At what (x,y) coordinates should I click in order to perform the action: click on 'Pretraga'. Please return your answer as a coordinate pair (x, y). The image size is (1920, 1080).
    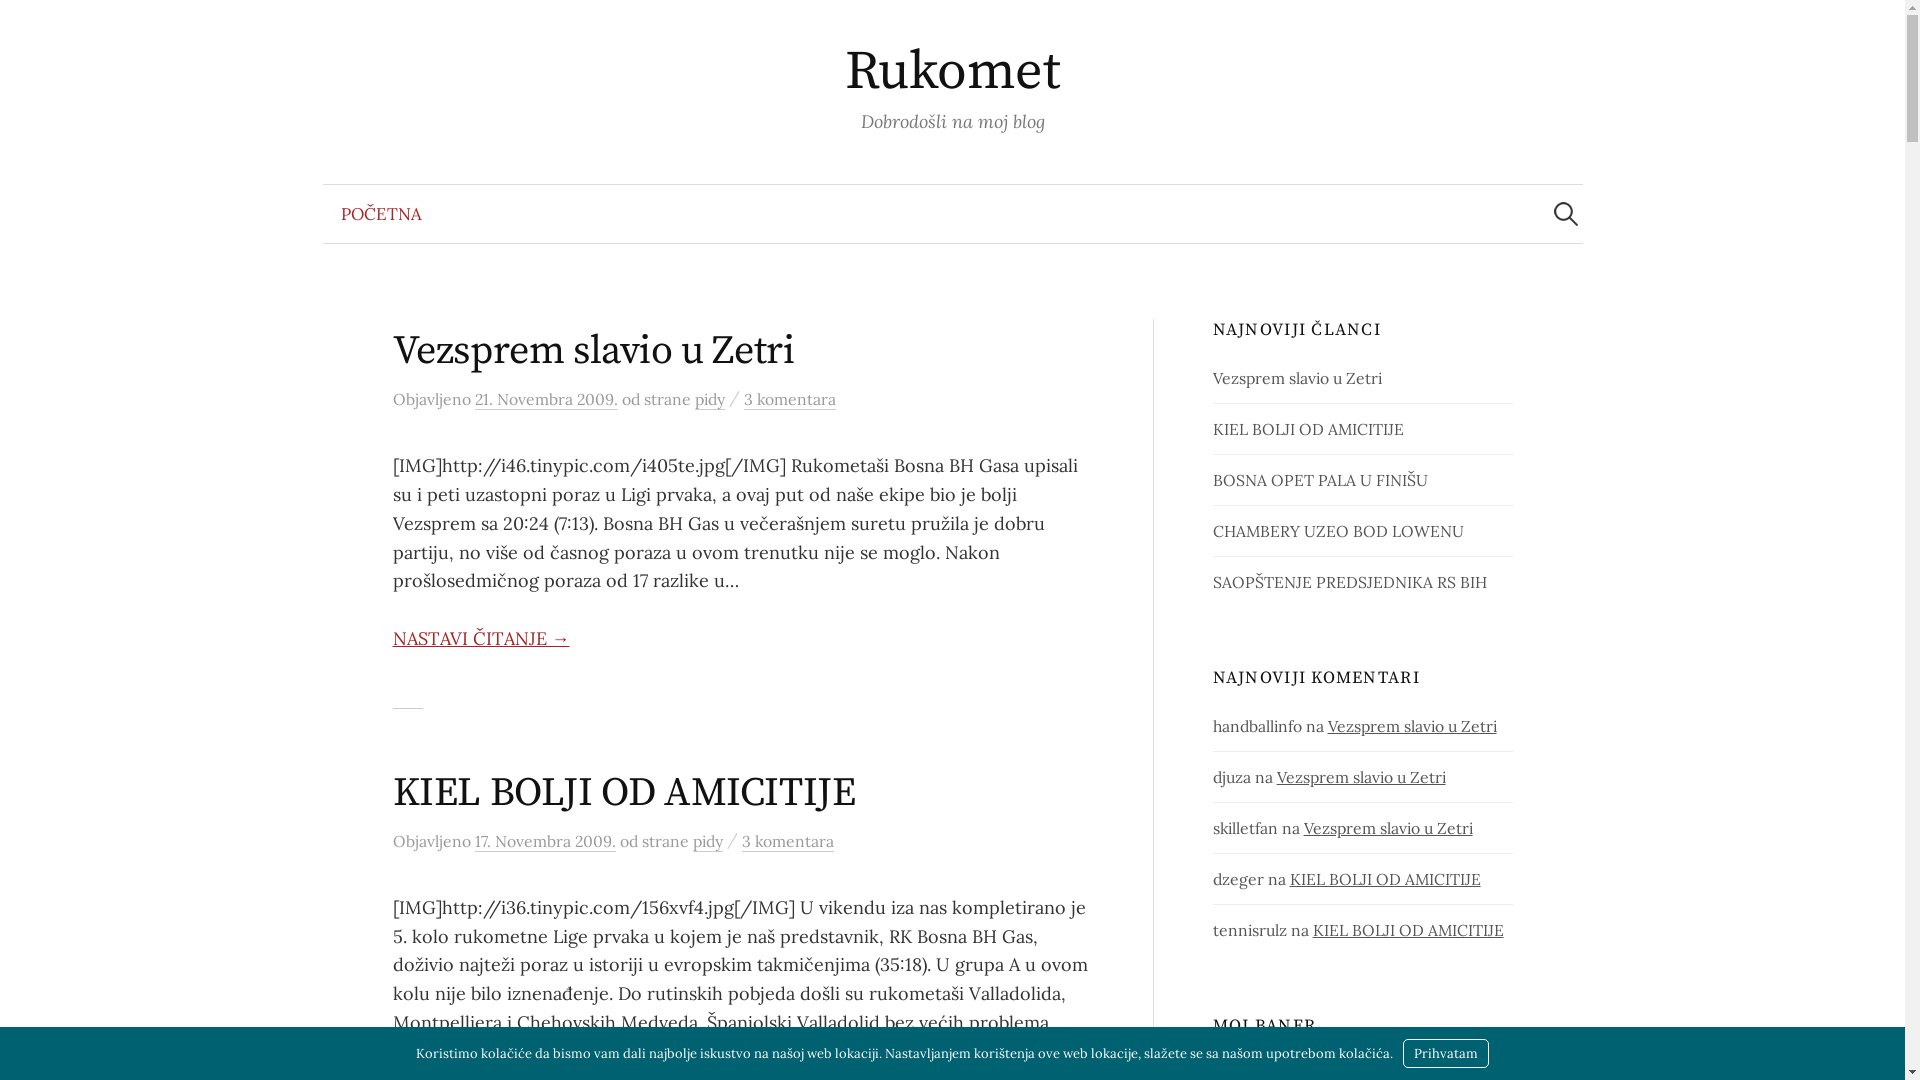
    Looking at the image, I should click on (24, 24).